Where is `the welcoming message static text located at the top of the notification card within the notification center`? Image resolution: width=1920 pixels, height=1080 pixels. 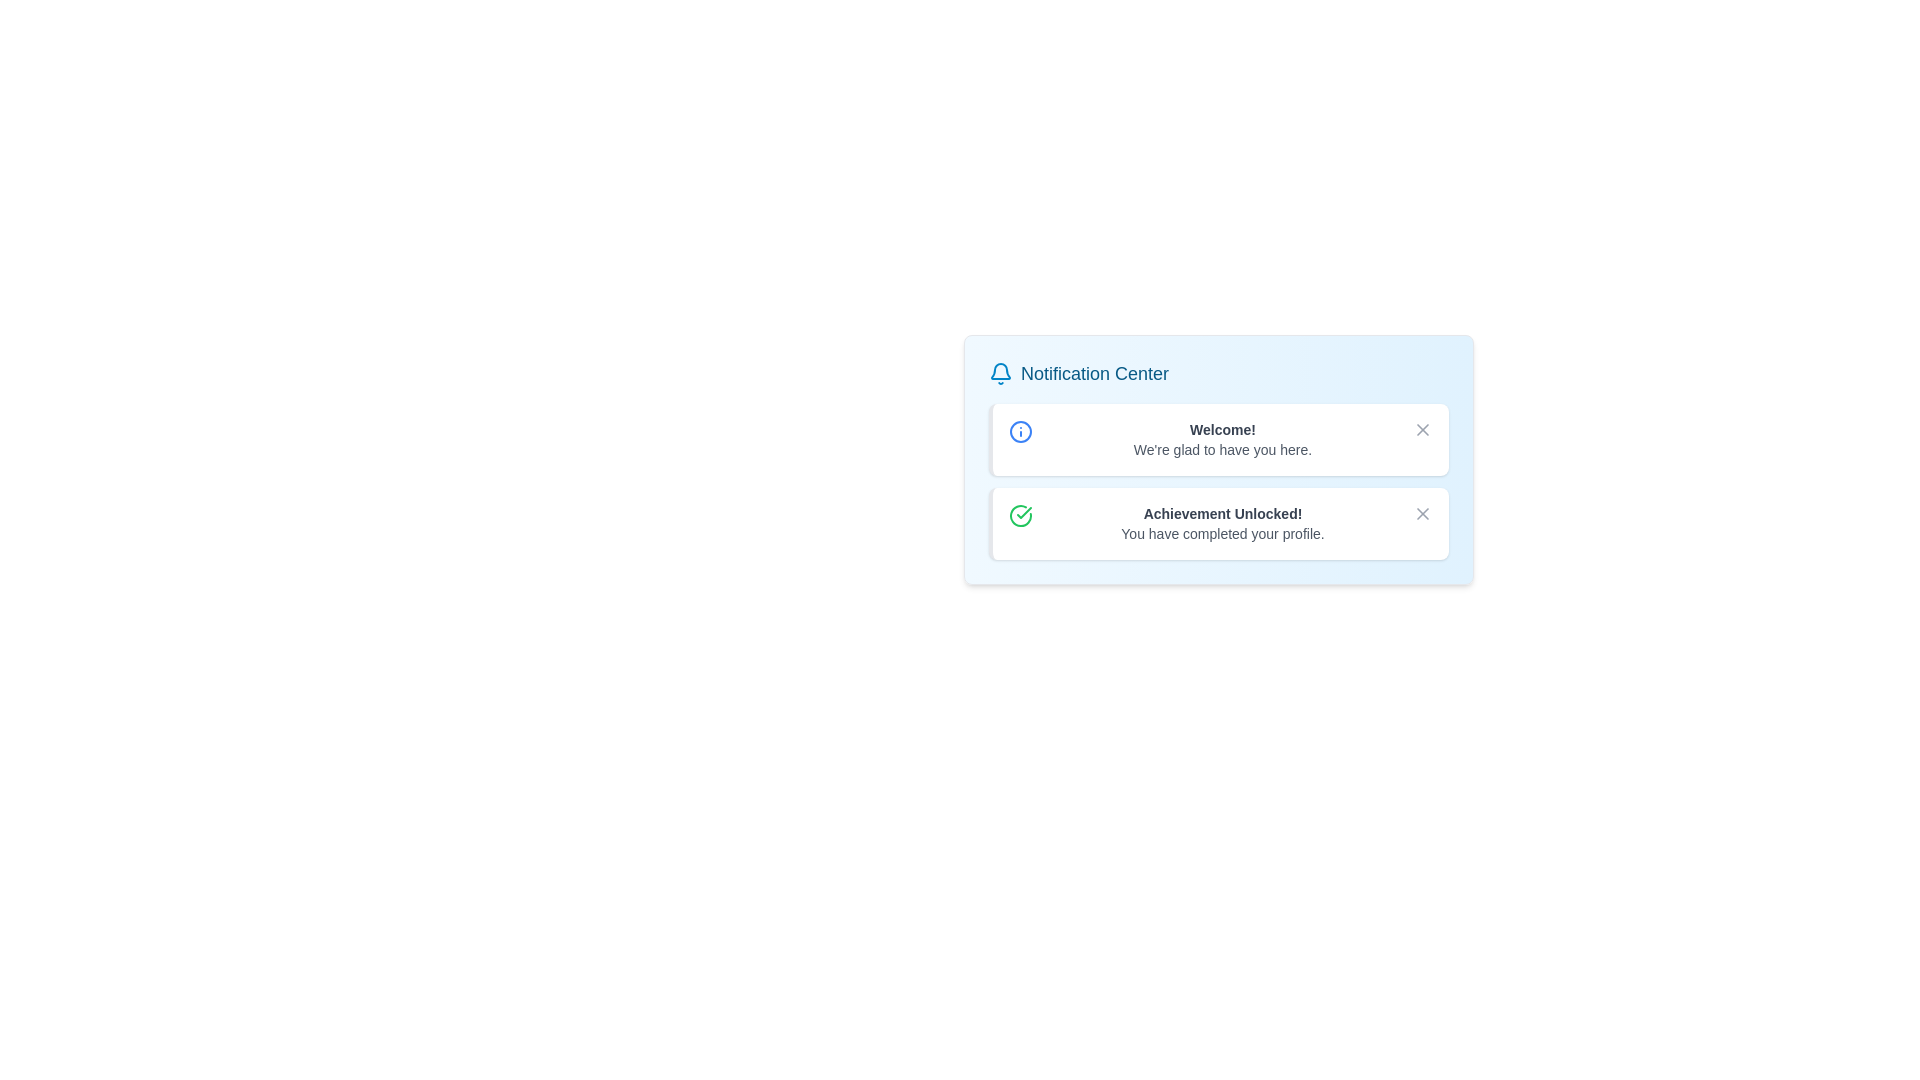
the welcoming message static text located at the top of the notification card within the notification center is located at coordinates (1222, 428).